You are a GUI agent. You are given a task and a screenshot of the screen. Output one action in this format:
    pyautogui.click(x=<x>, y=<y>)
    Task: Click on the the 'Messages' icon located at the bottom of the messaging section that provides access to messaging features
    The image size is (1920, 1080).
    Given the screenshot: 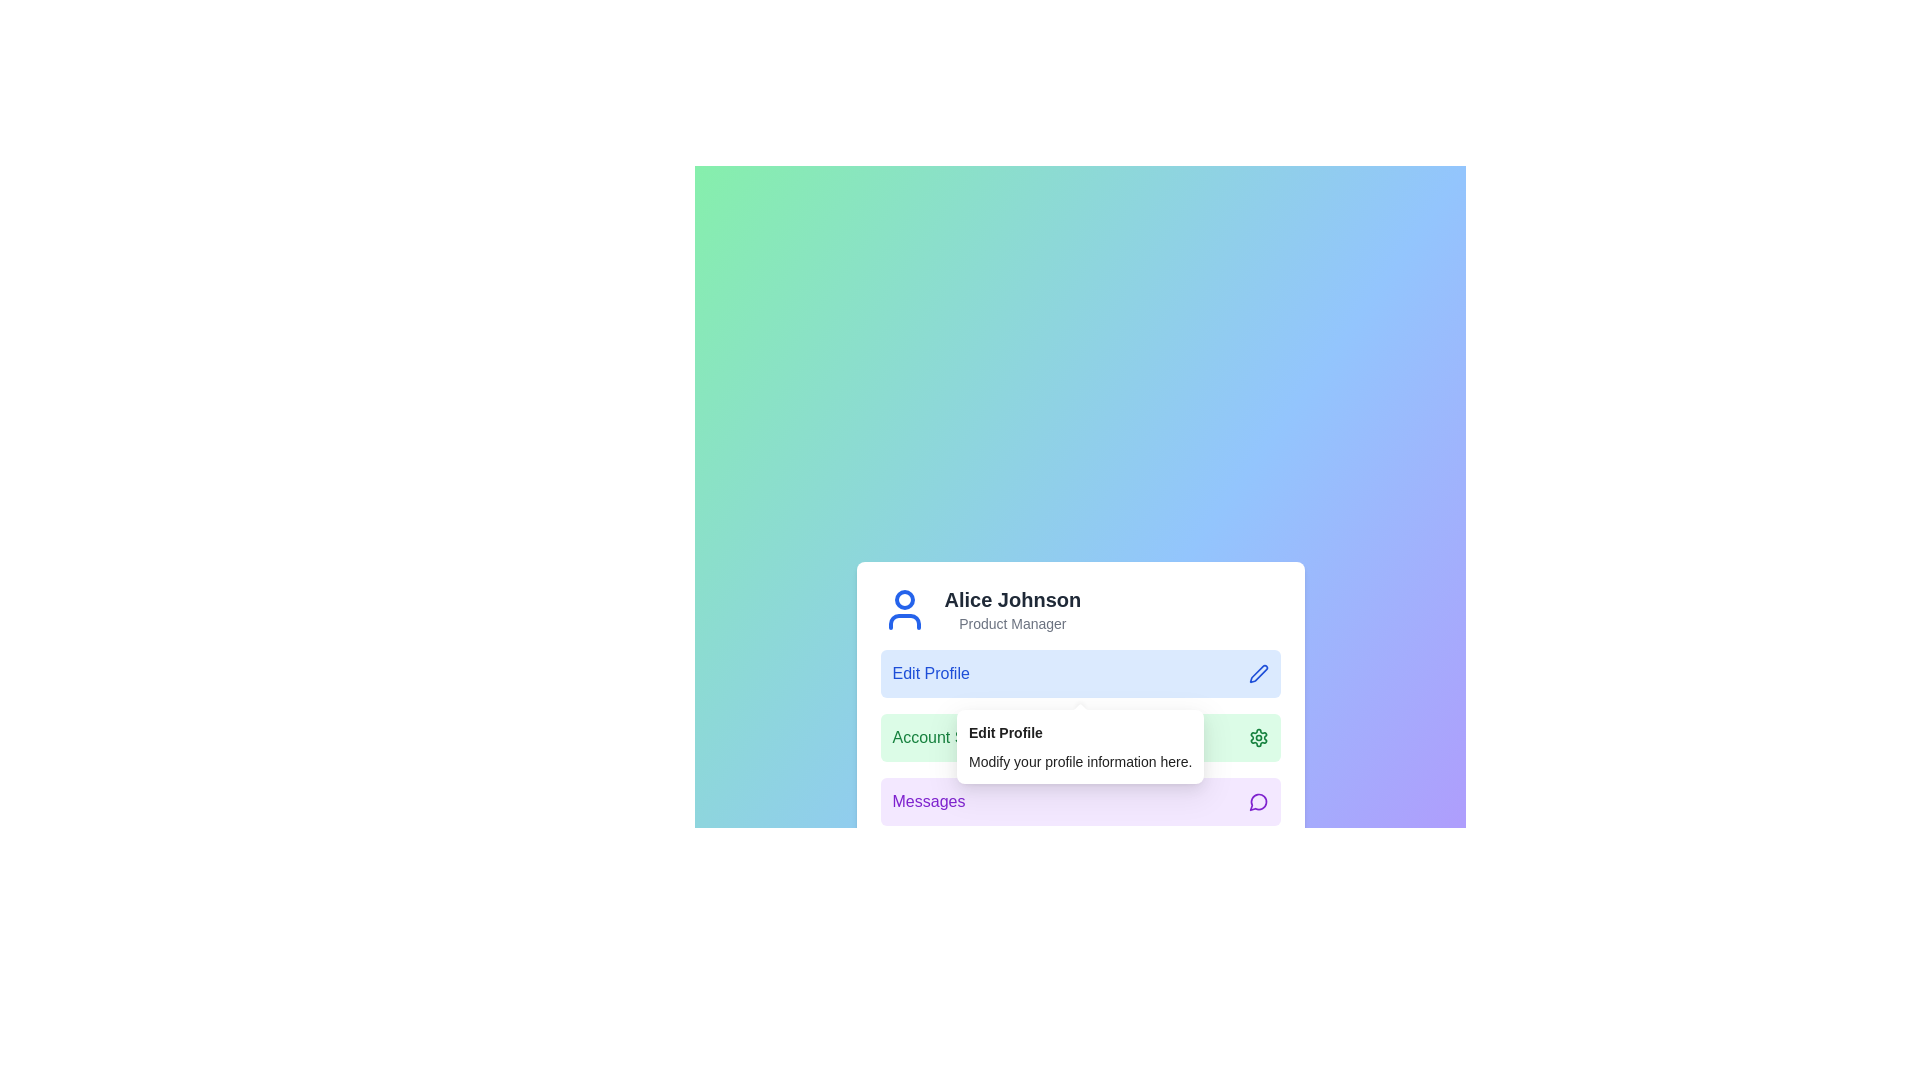 What is the action you would take?
    pyautogui.click(x=1257, y=801)
    